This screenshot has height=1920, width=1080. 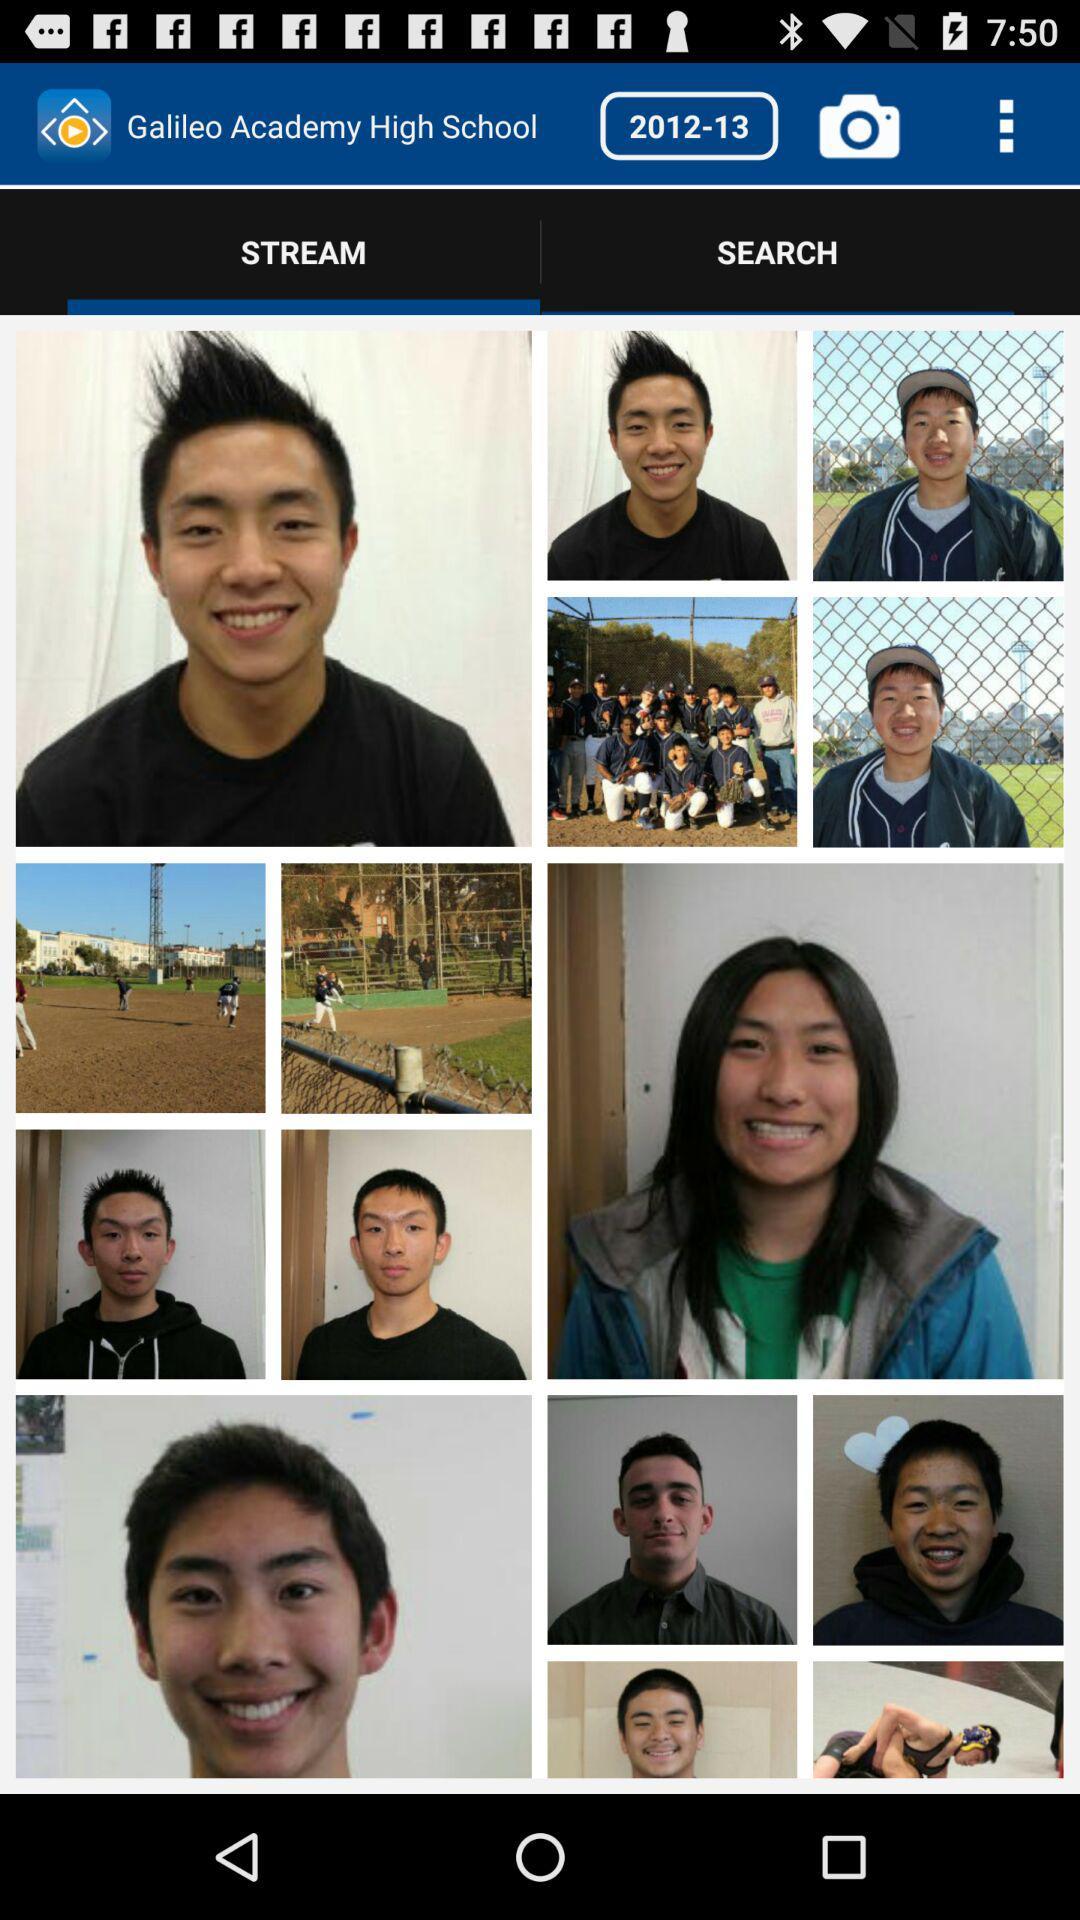 I want to click on photos page, so click(x=804, y=1580).